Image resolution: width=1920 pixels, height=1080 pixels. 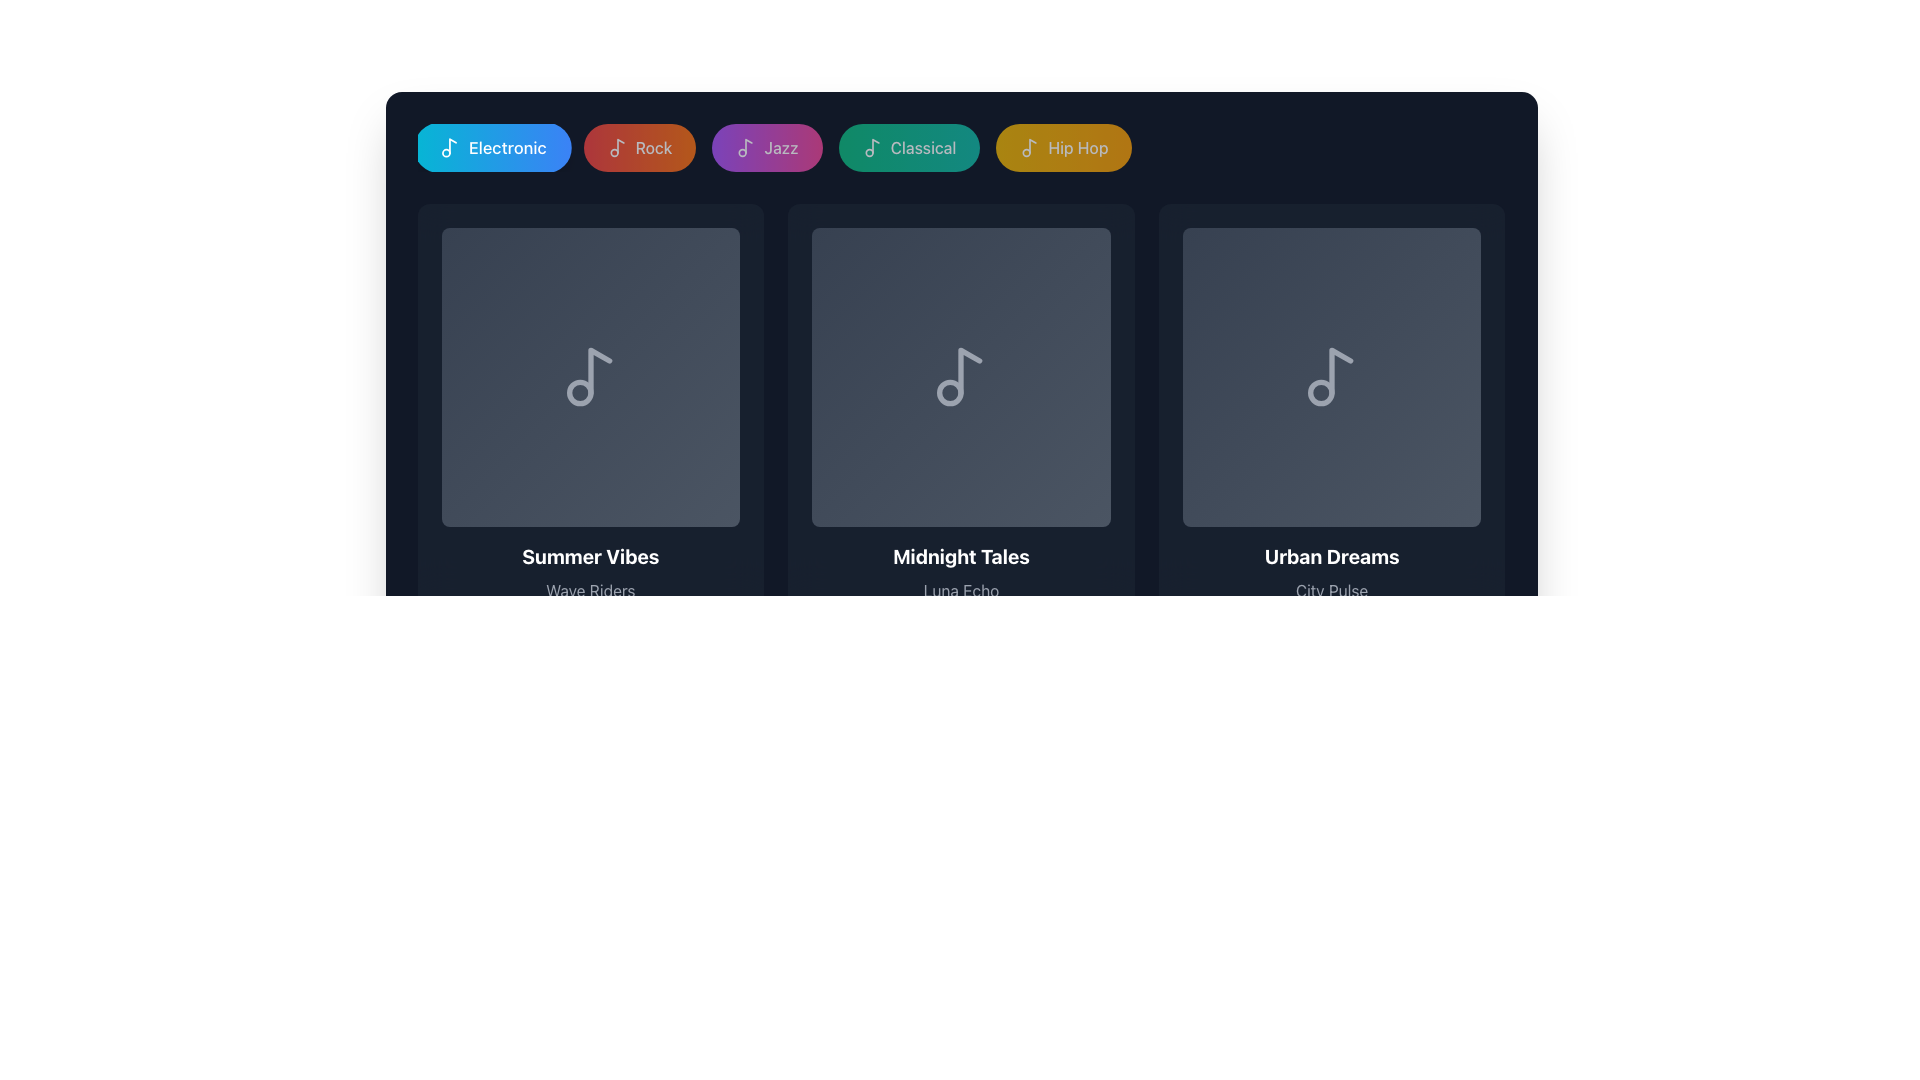 What do you see at coordinates (1063, 146) in the screenshot?
I see `the 'Hip Hop' genre button, which has a gradient background from yellow to amber and features a white music note icon next to the text 'Hip Hop' in bold white font` at bounding box center [1063, 146].